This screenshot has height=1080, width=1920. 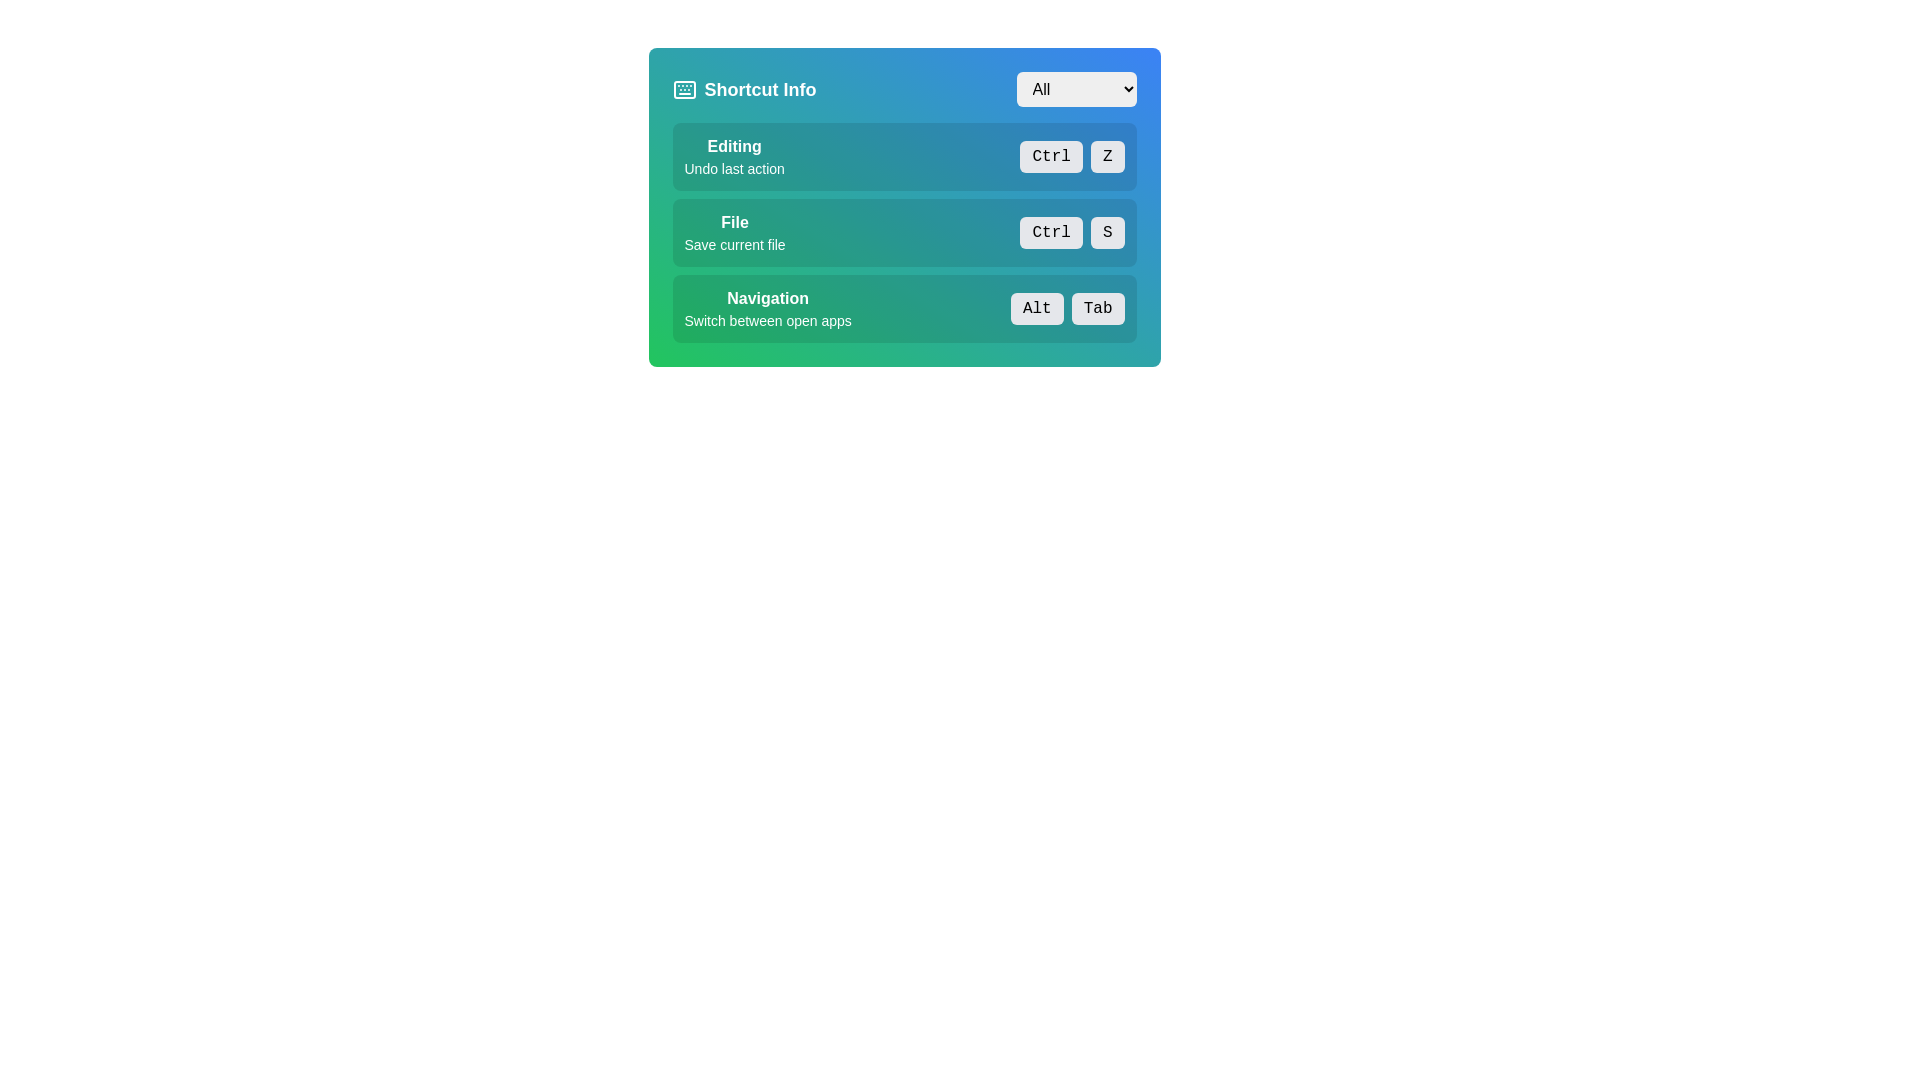 I want to click on the 'Undo last action' text label, which is styled in a smaller font and located below the 'Editing' heading, centered in the application interface, so click(x=733, y=168).